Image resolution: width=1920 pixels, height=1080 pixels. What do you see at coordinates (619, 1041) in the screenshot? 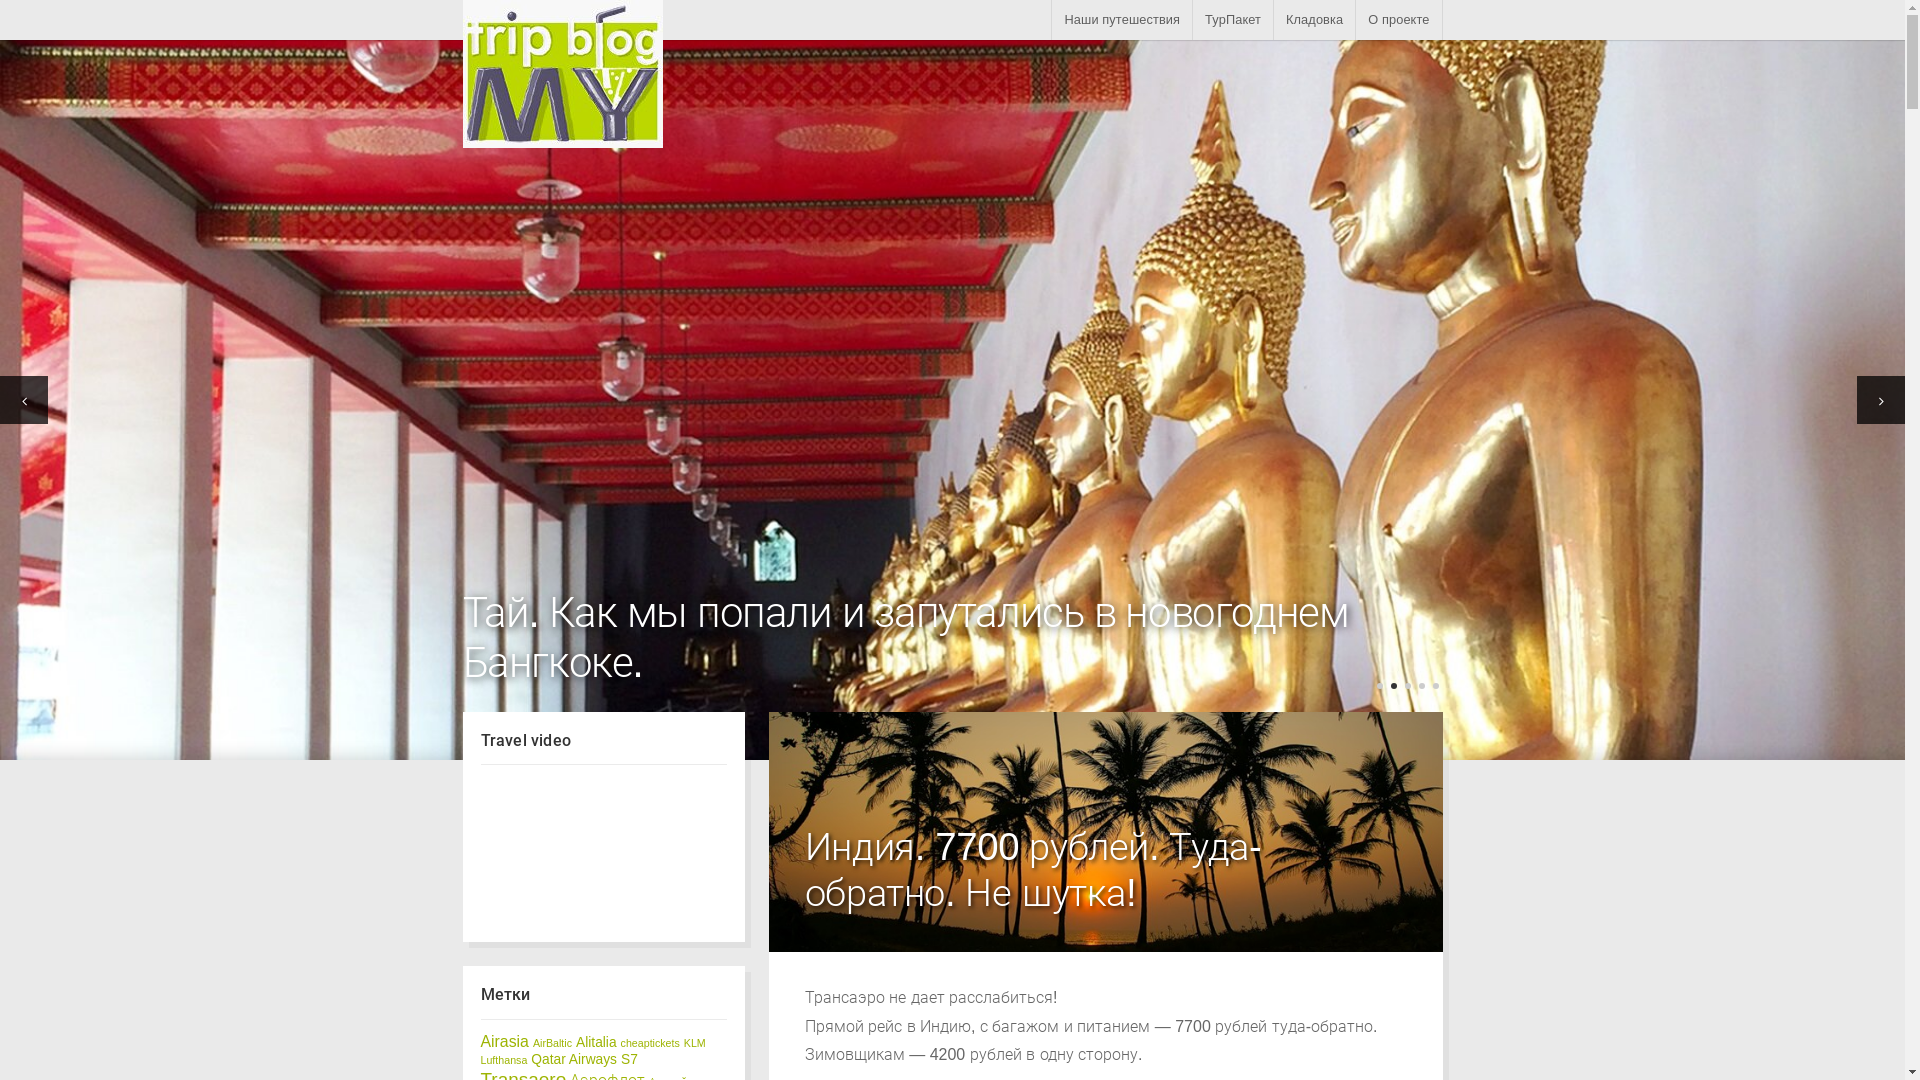
I see `'cheaptickets'` at bounding box center [619, 1041].